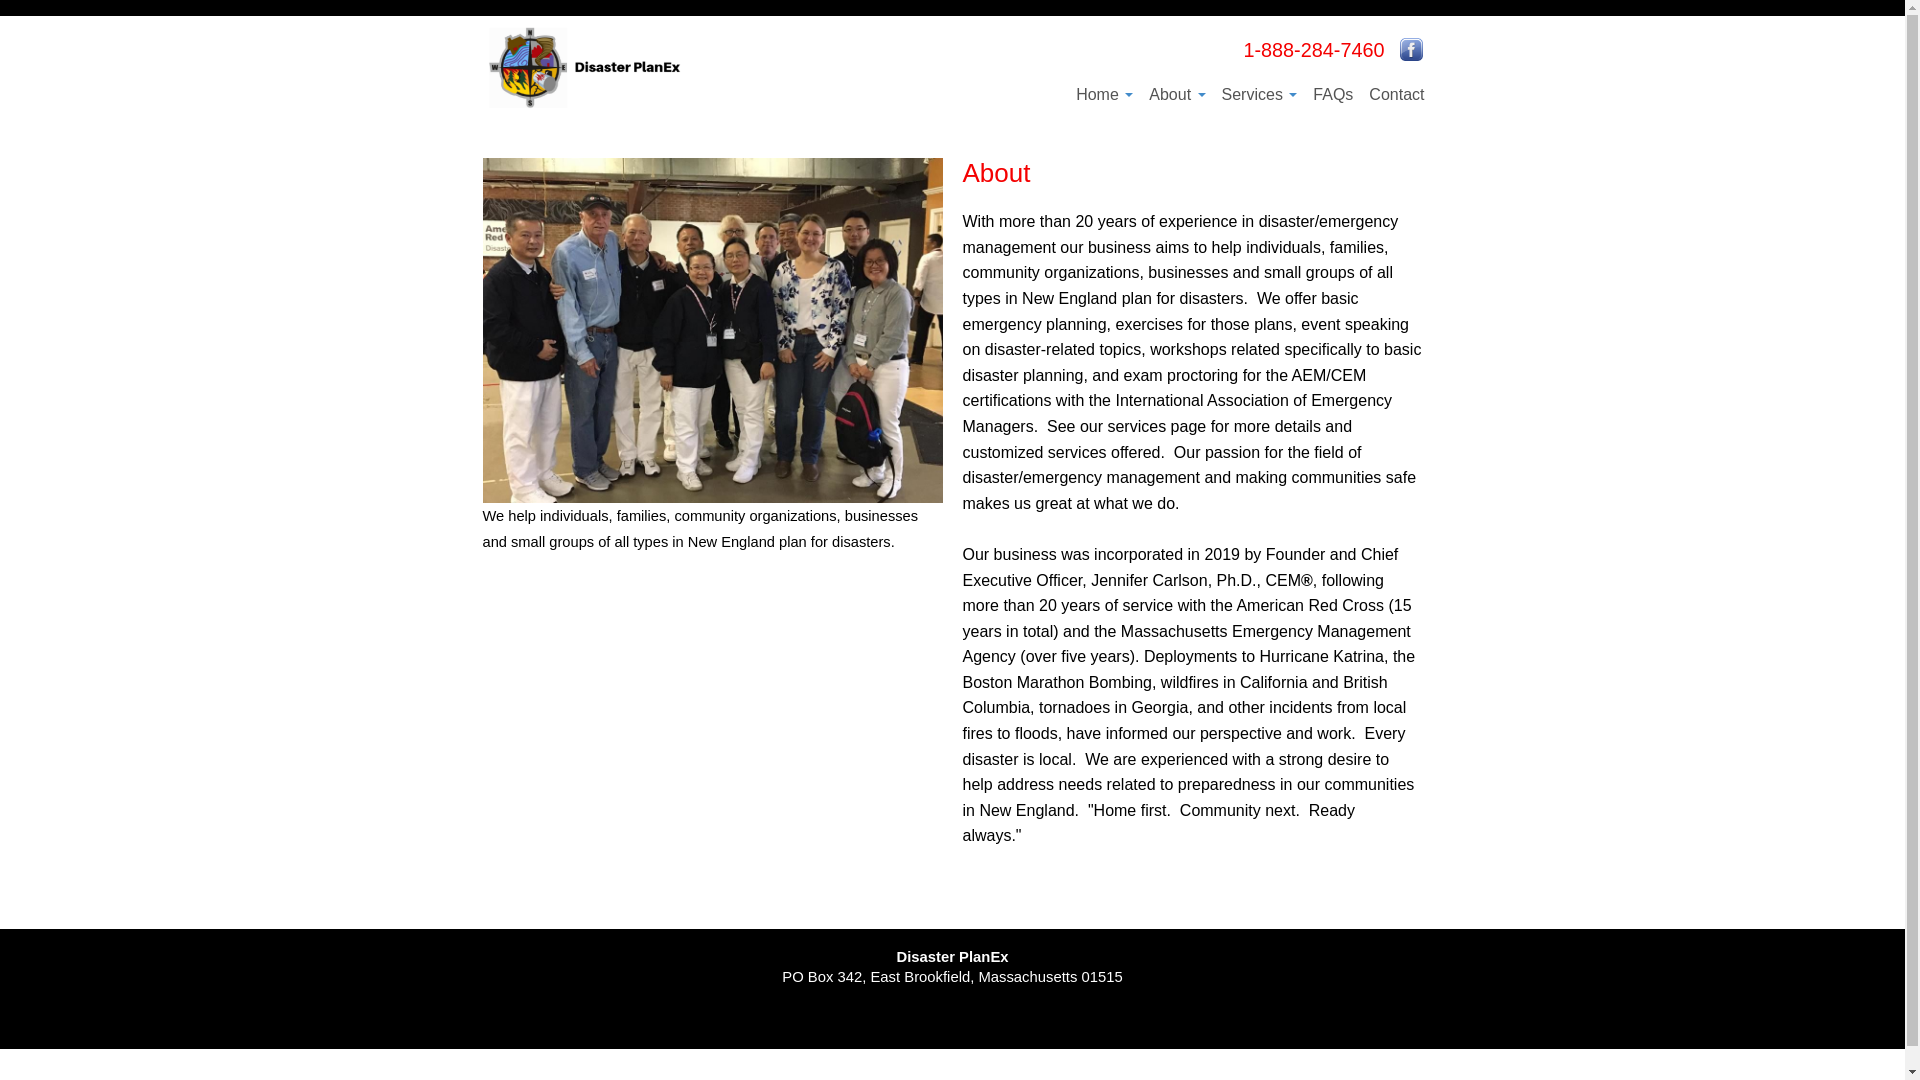 Image resolution: width=1920 pixels, height=1080 pixels. I want to click on 'FAQs', so click(1305, 93).